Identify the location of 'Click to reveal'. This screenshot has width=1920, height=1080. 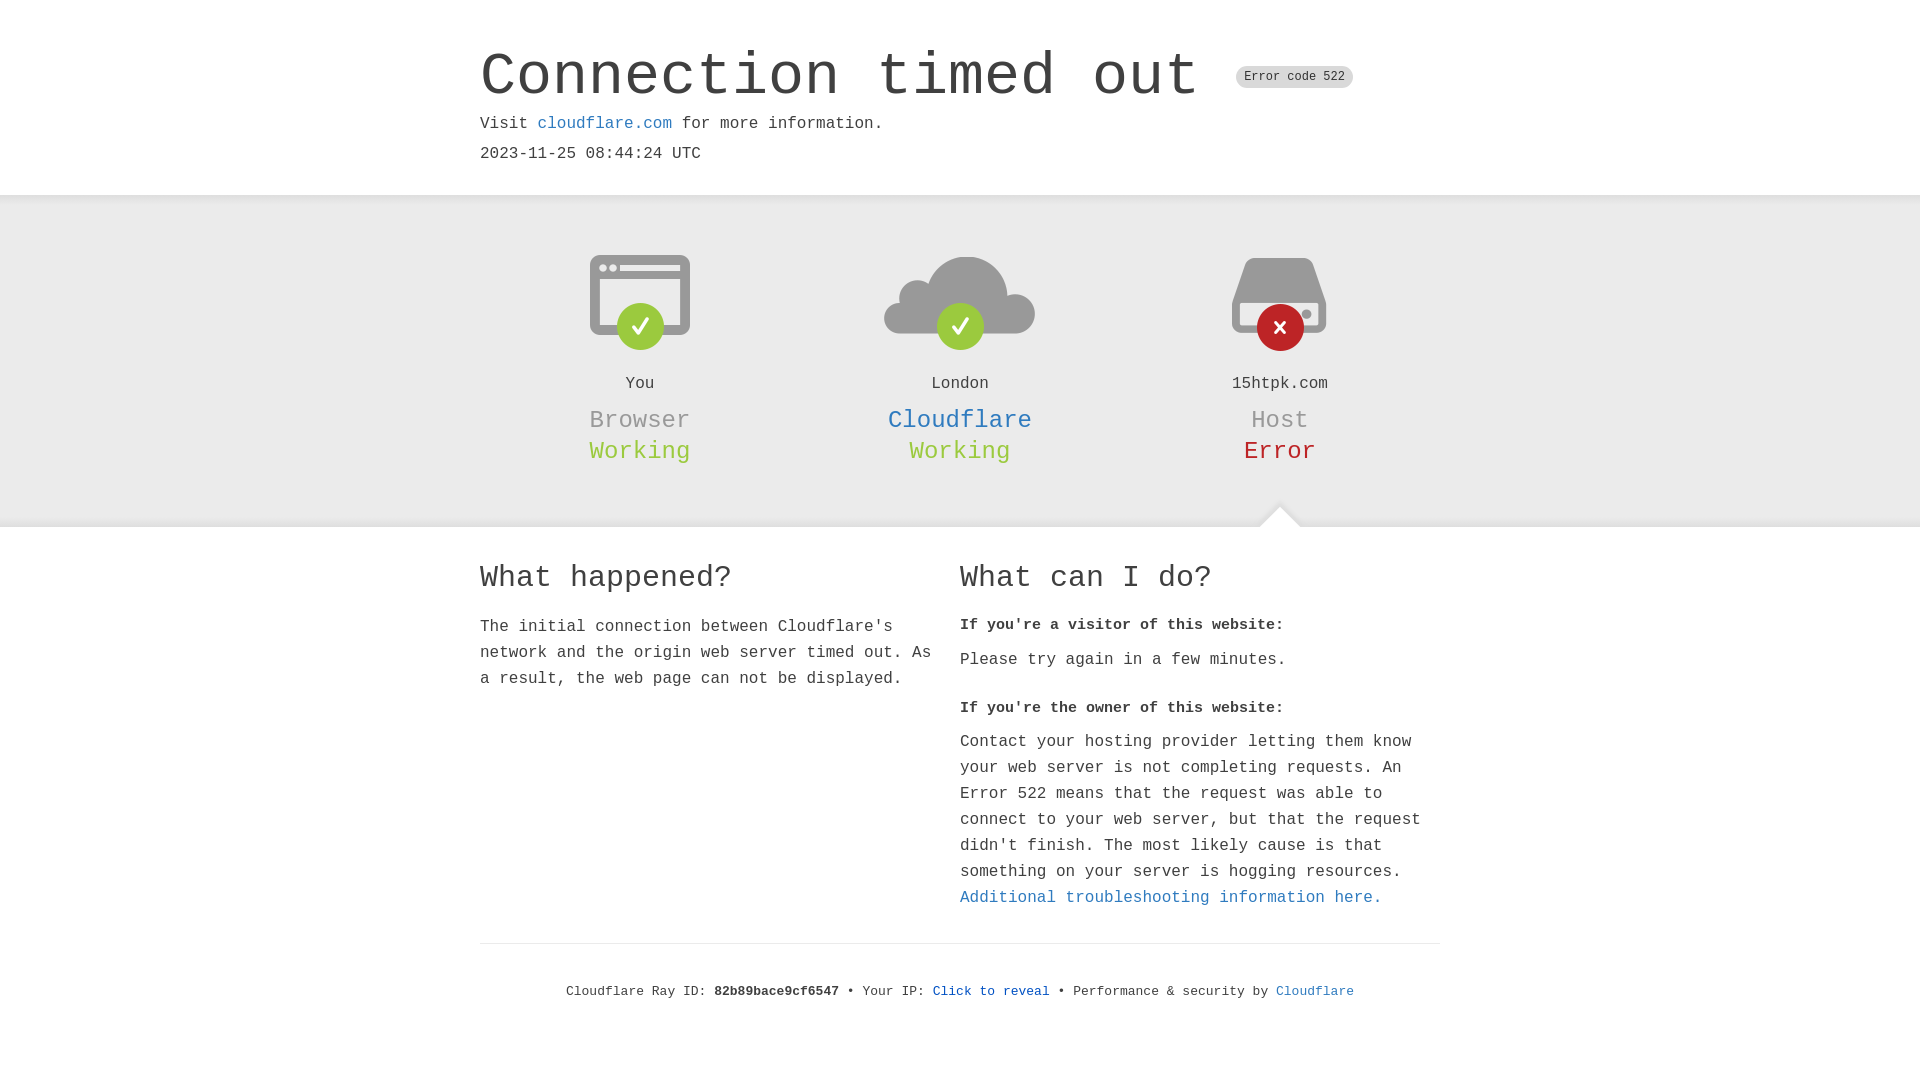
(991, 991).